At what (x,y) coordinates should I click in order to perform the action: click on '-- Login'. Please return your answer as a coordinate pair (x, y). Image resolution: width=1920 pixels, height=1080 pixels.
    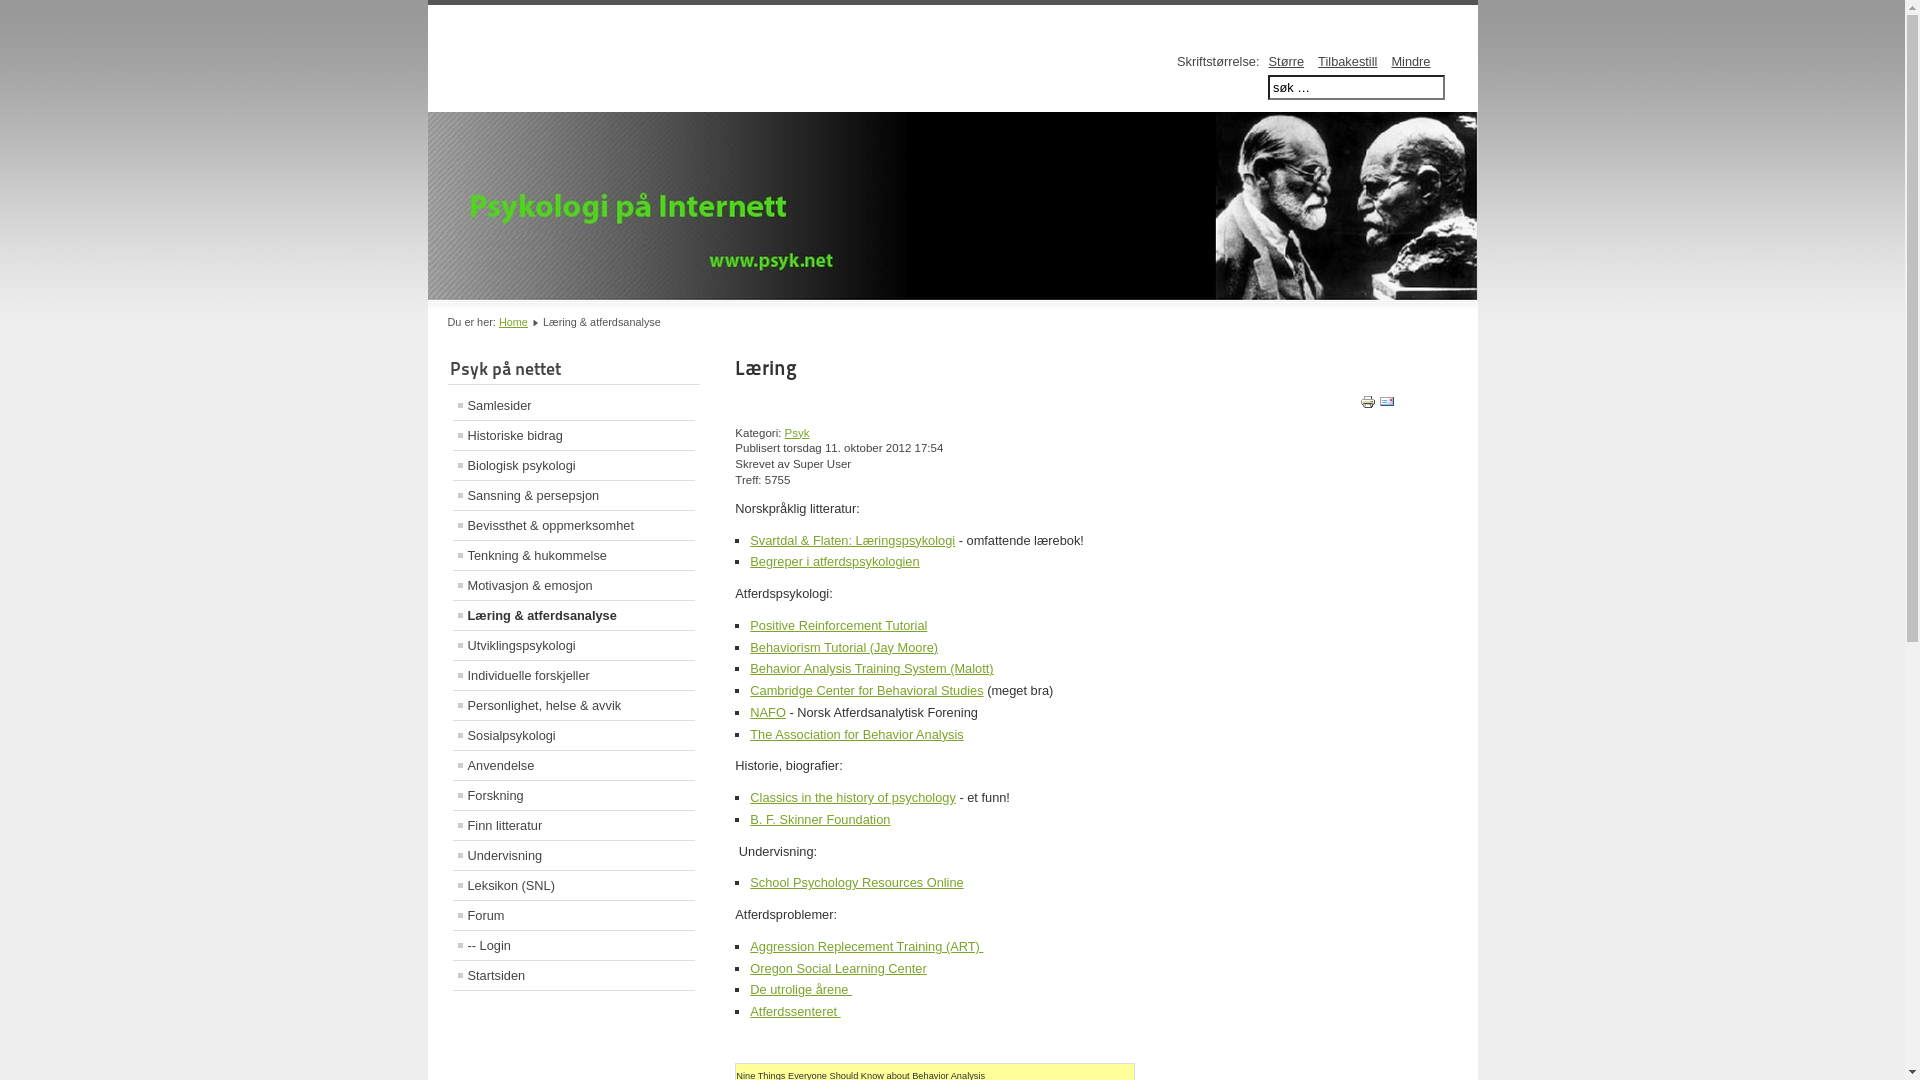
    Looking at the image, I should click on (572, 945).